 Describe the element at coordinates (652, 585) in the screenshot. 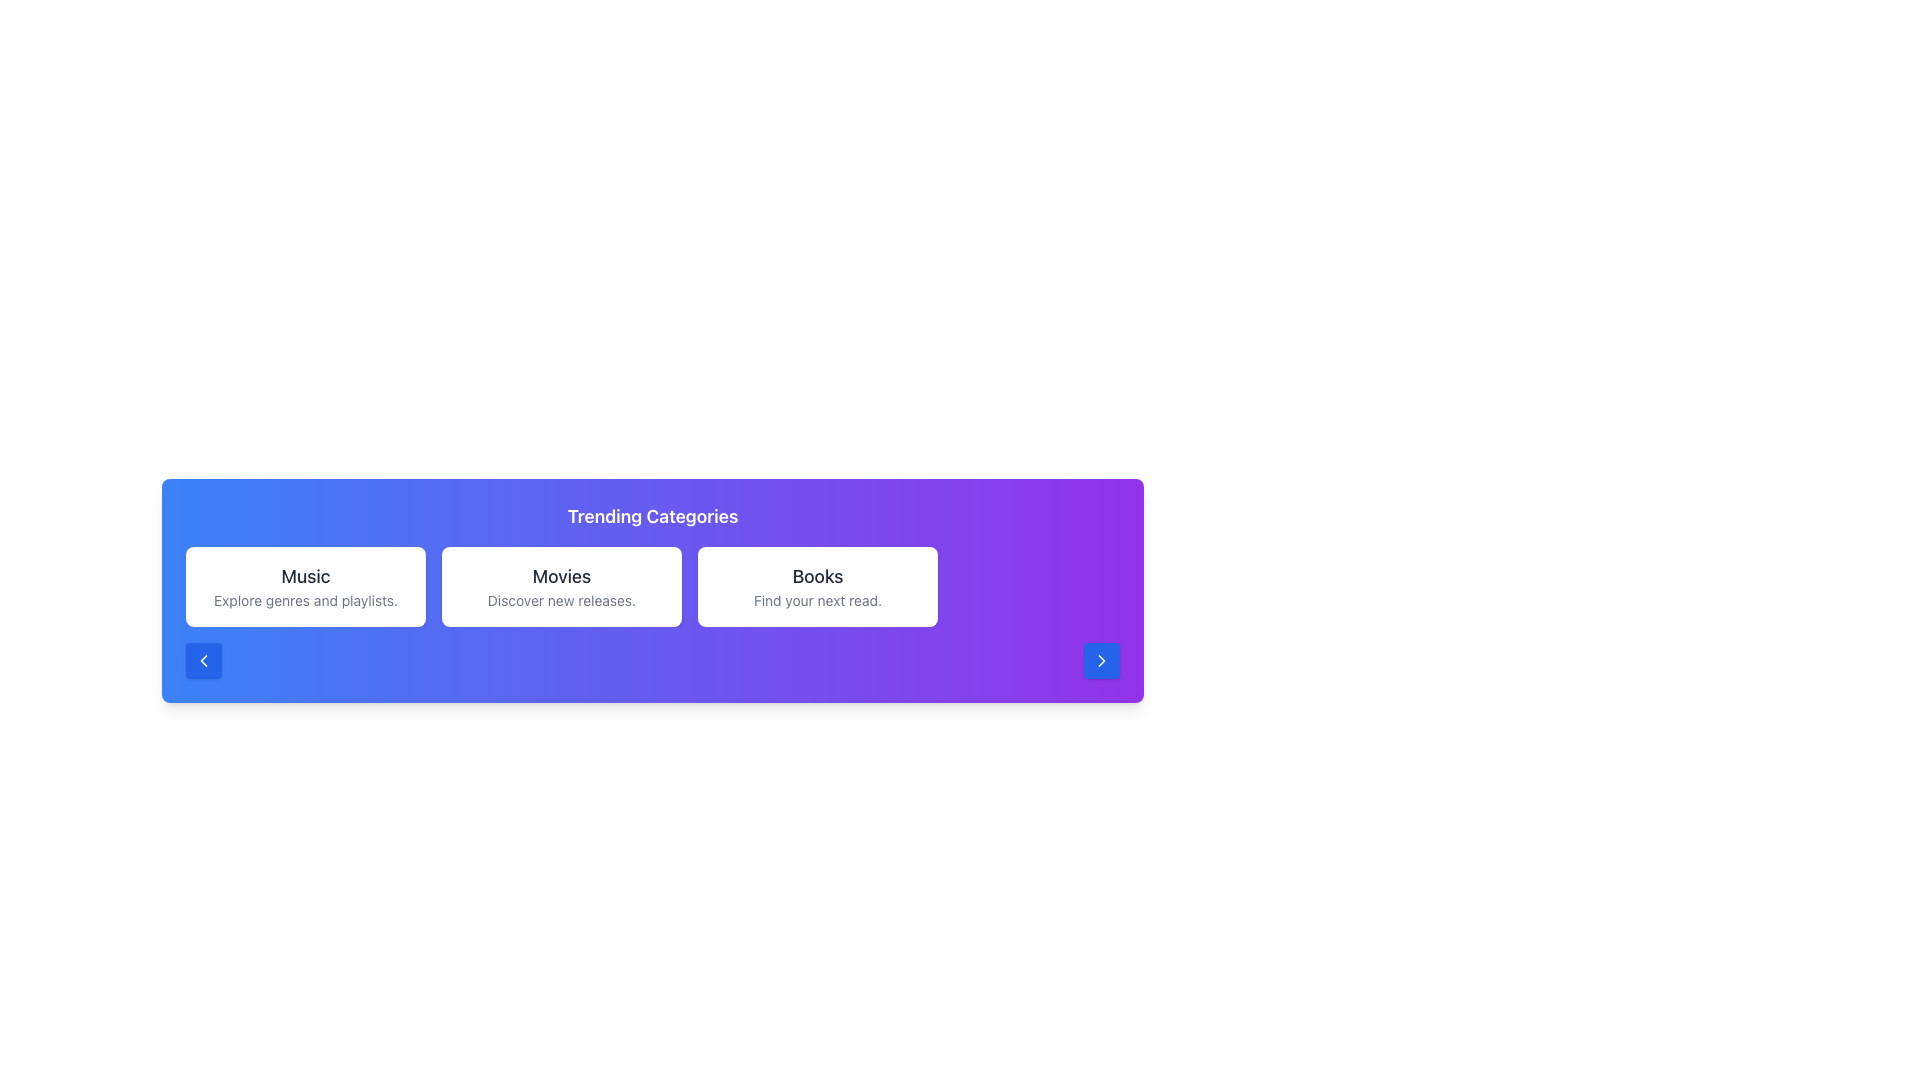

I see `the 'Movies' card in the 'Trending Categories' section` at that location.